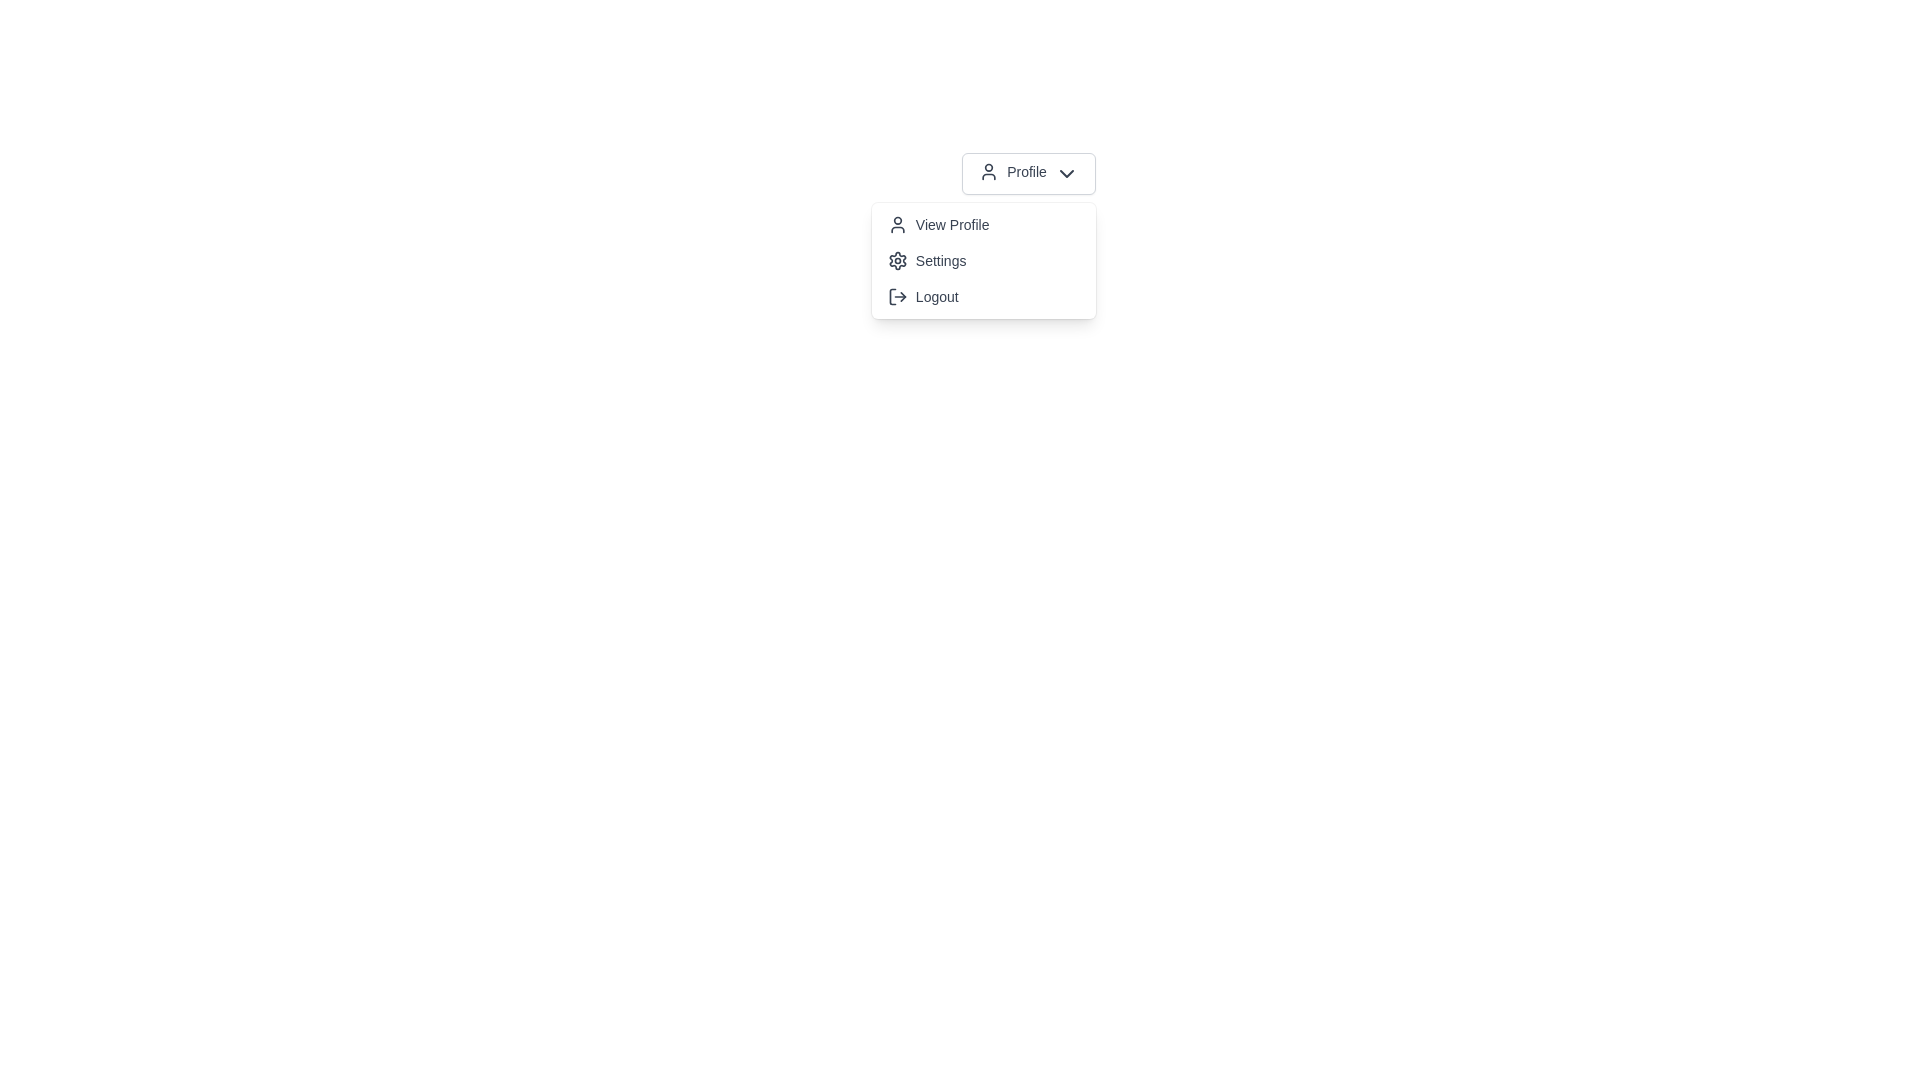 The image size is (1920, 1080). Describe the element at coordinates (896, 260) in the screenshot. I see `the 'Settings' icon located to the left of the 'Settings' text in the dropdown menu below the 'Profile' button` at that location.